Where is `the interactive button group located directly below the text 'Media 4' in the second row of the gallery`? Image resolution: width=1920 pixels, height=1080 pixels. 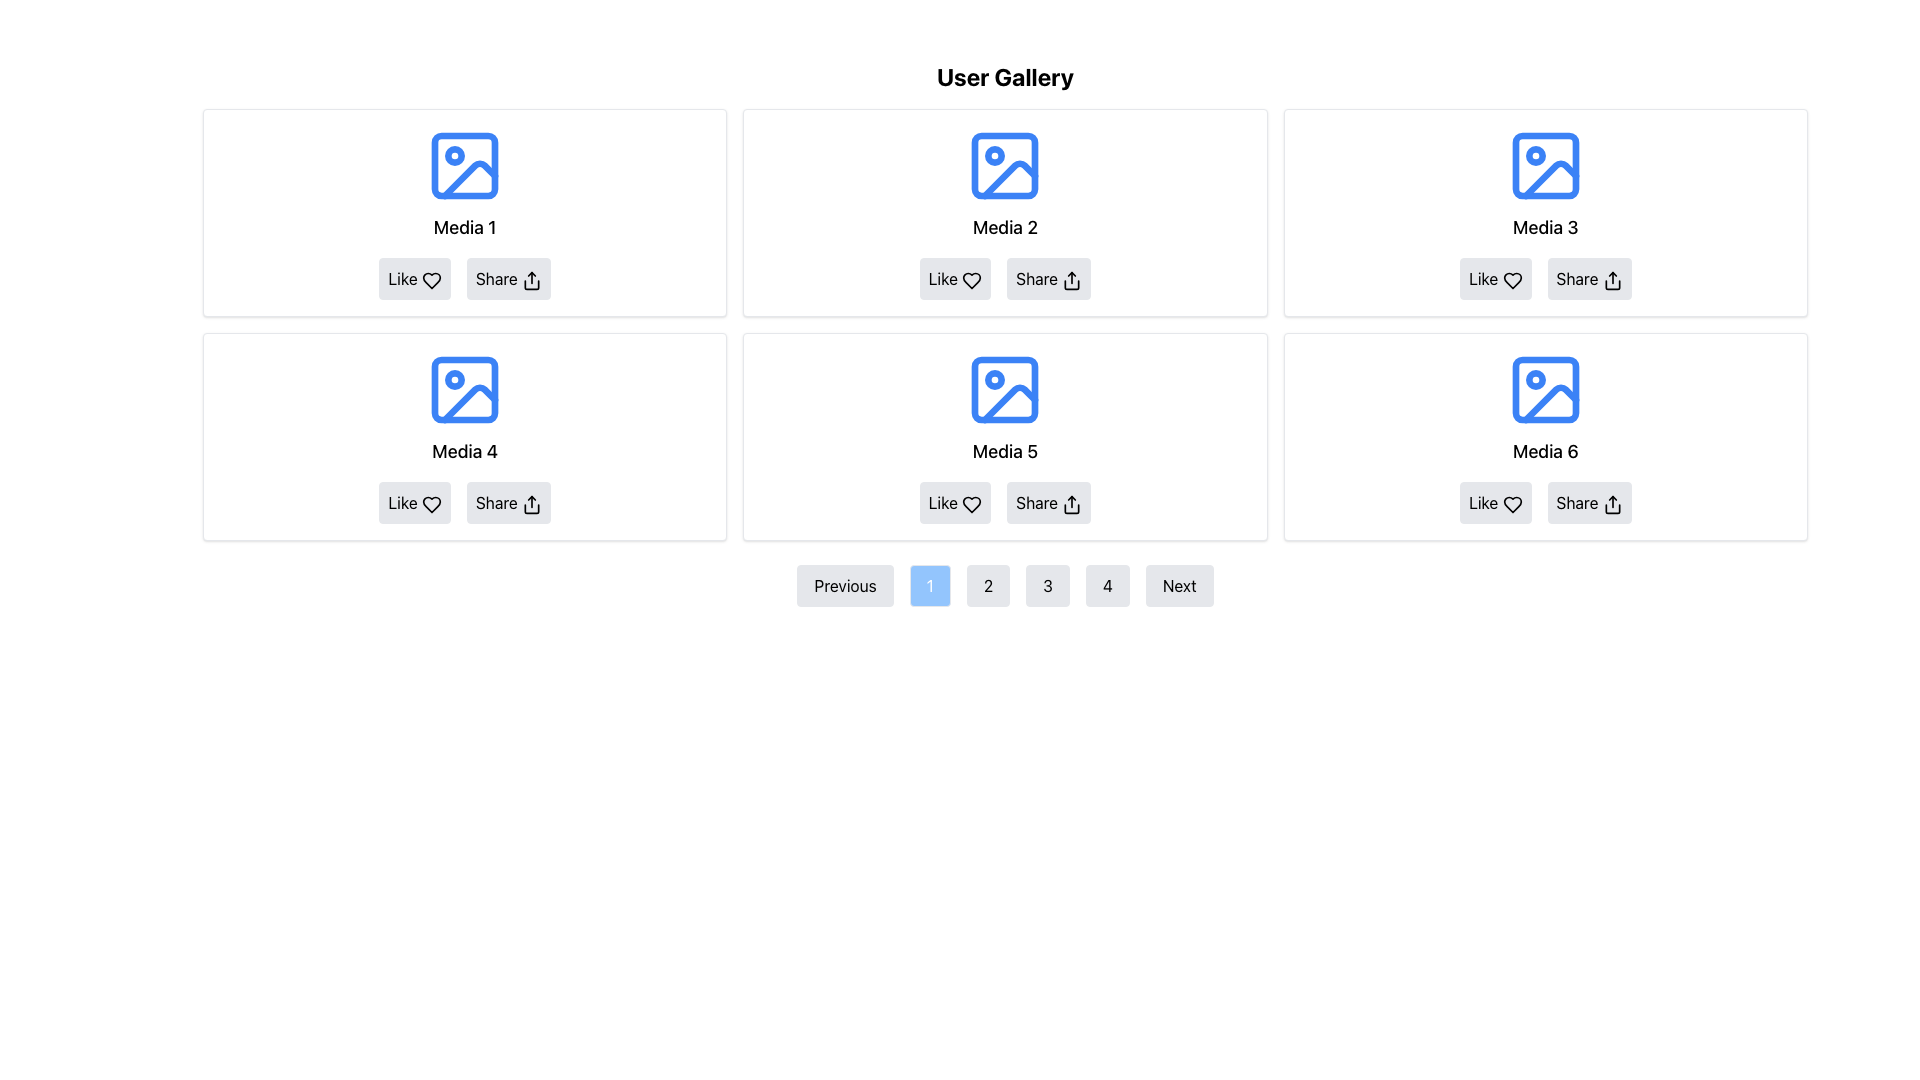
the interactive button group located directly below the text 'Media 4' in the second row of the gallery is located at coordinates (464, 501).